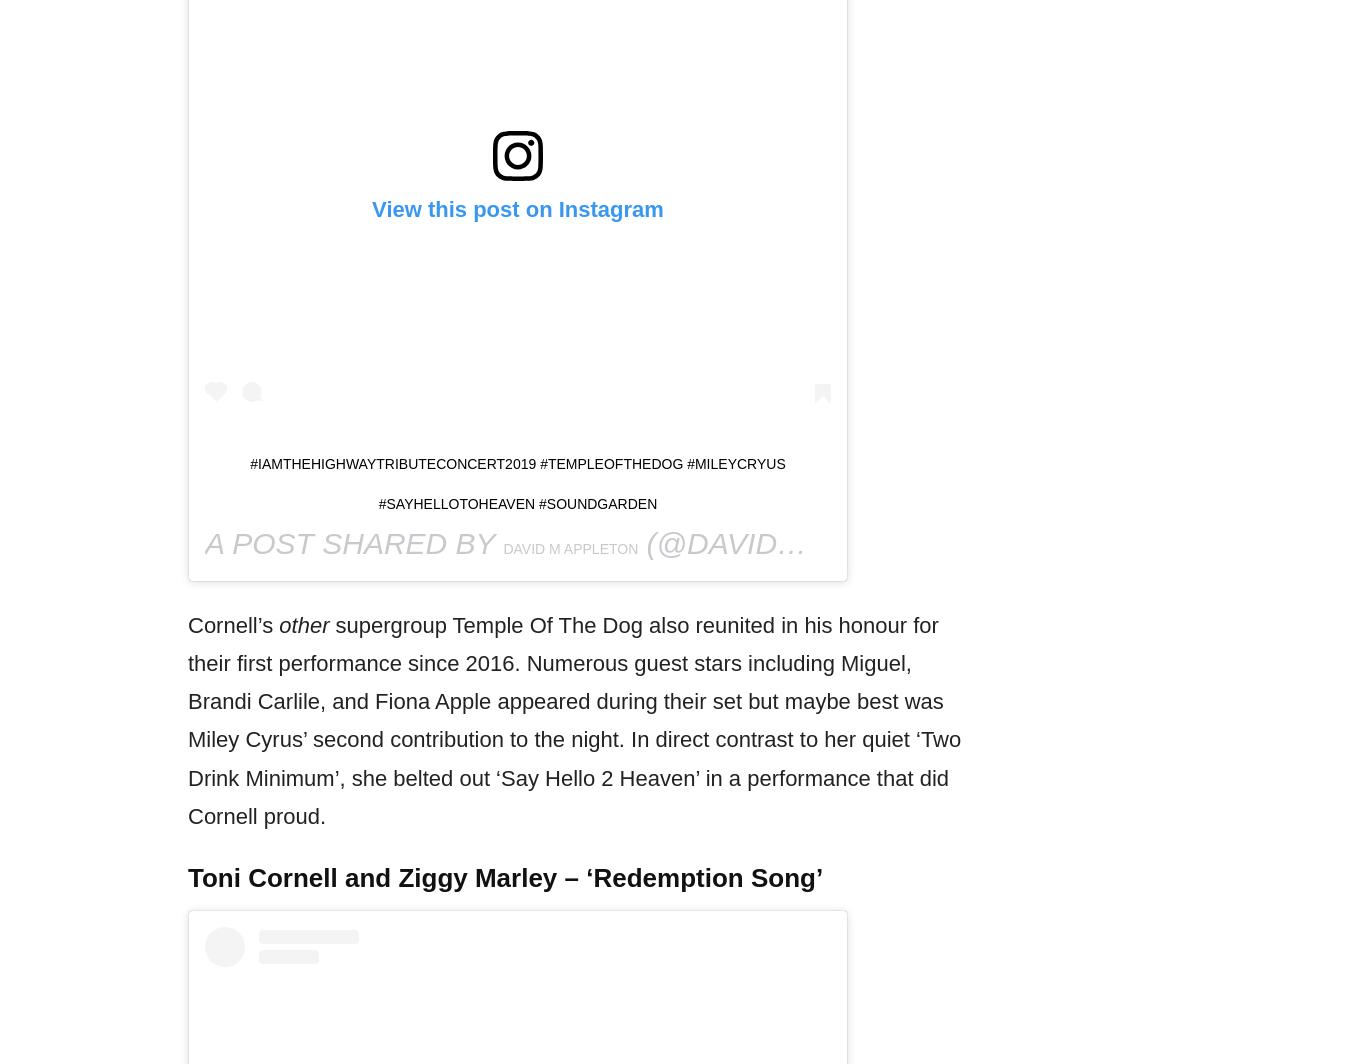  I want to click on 'Toni Cornell and Ziggy Marley – ‘Redemption Song’', so click(504, 878).